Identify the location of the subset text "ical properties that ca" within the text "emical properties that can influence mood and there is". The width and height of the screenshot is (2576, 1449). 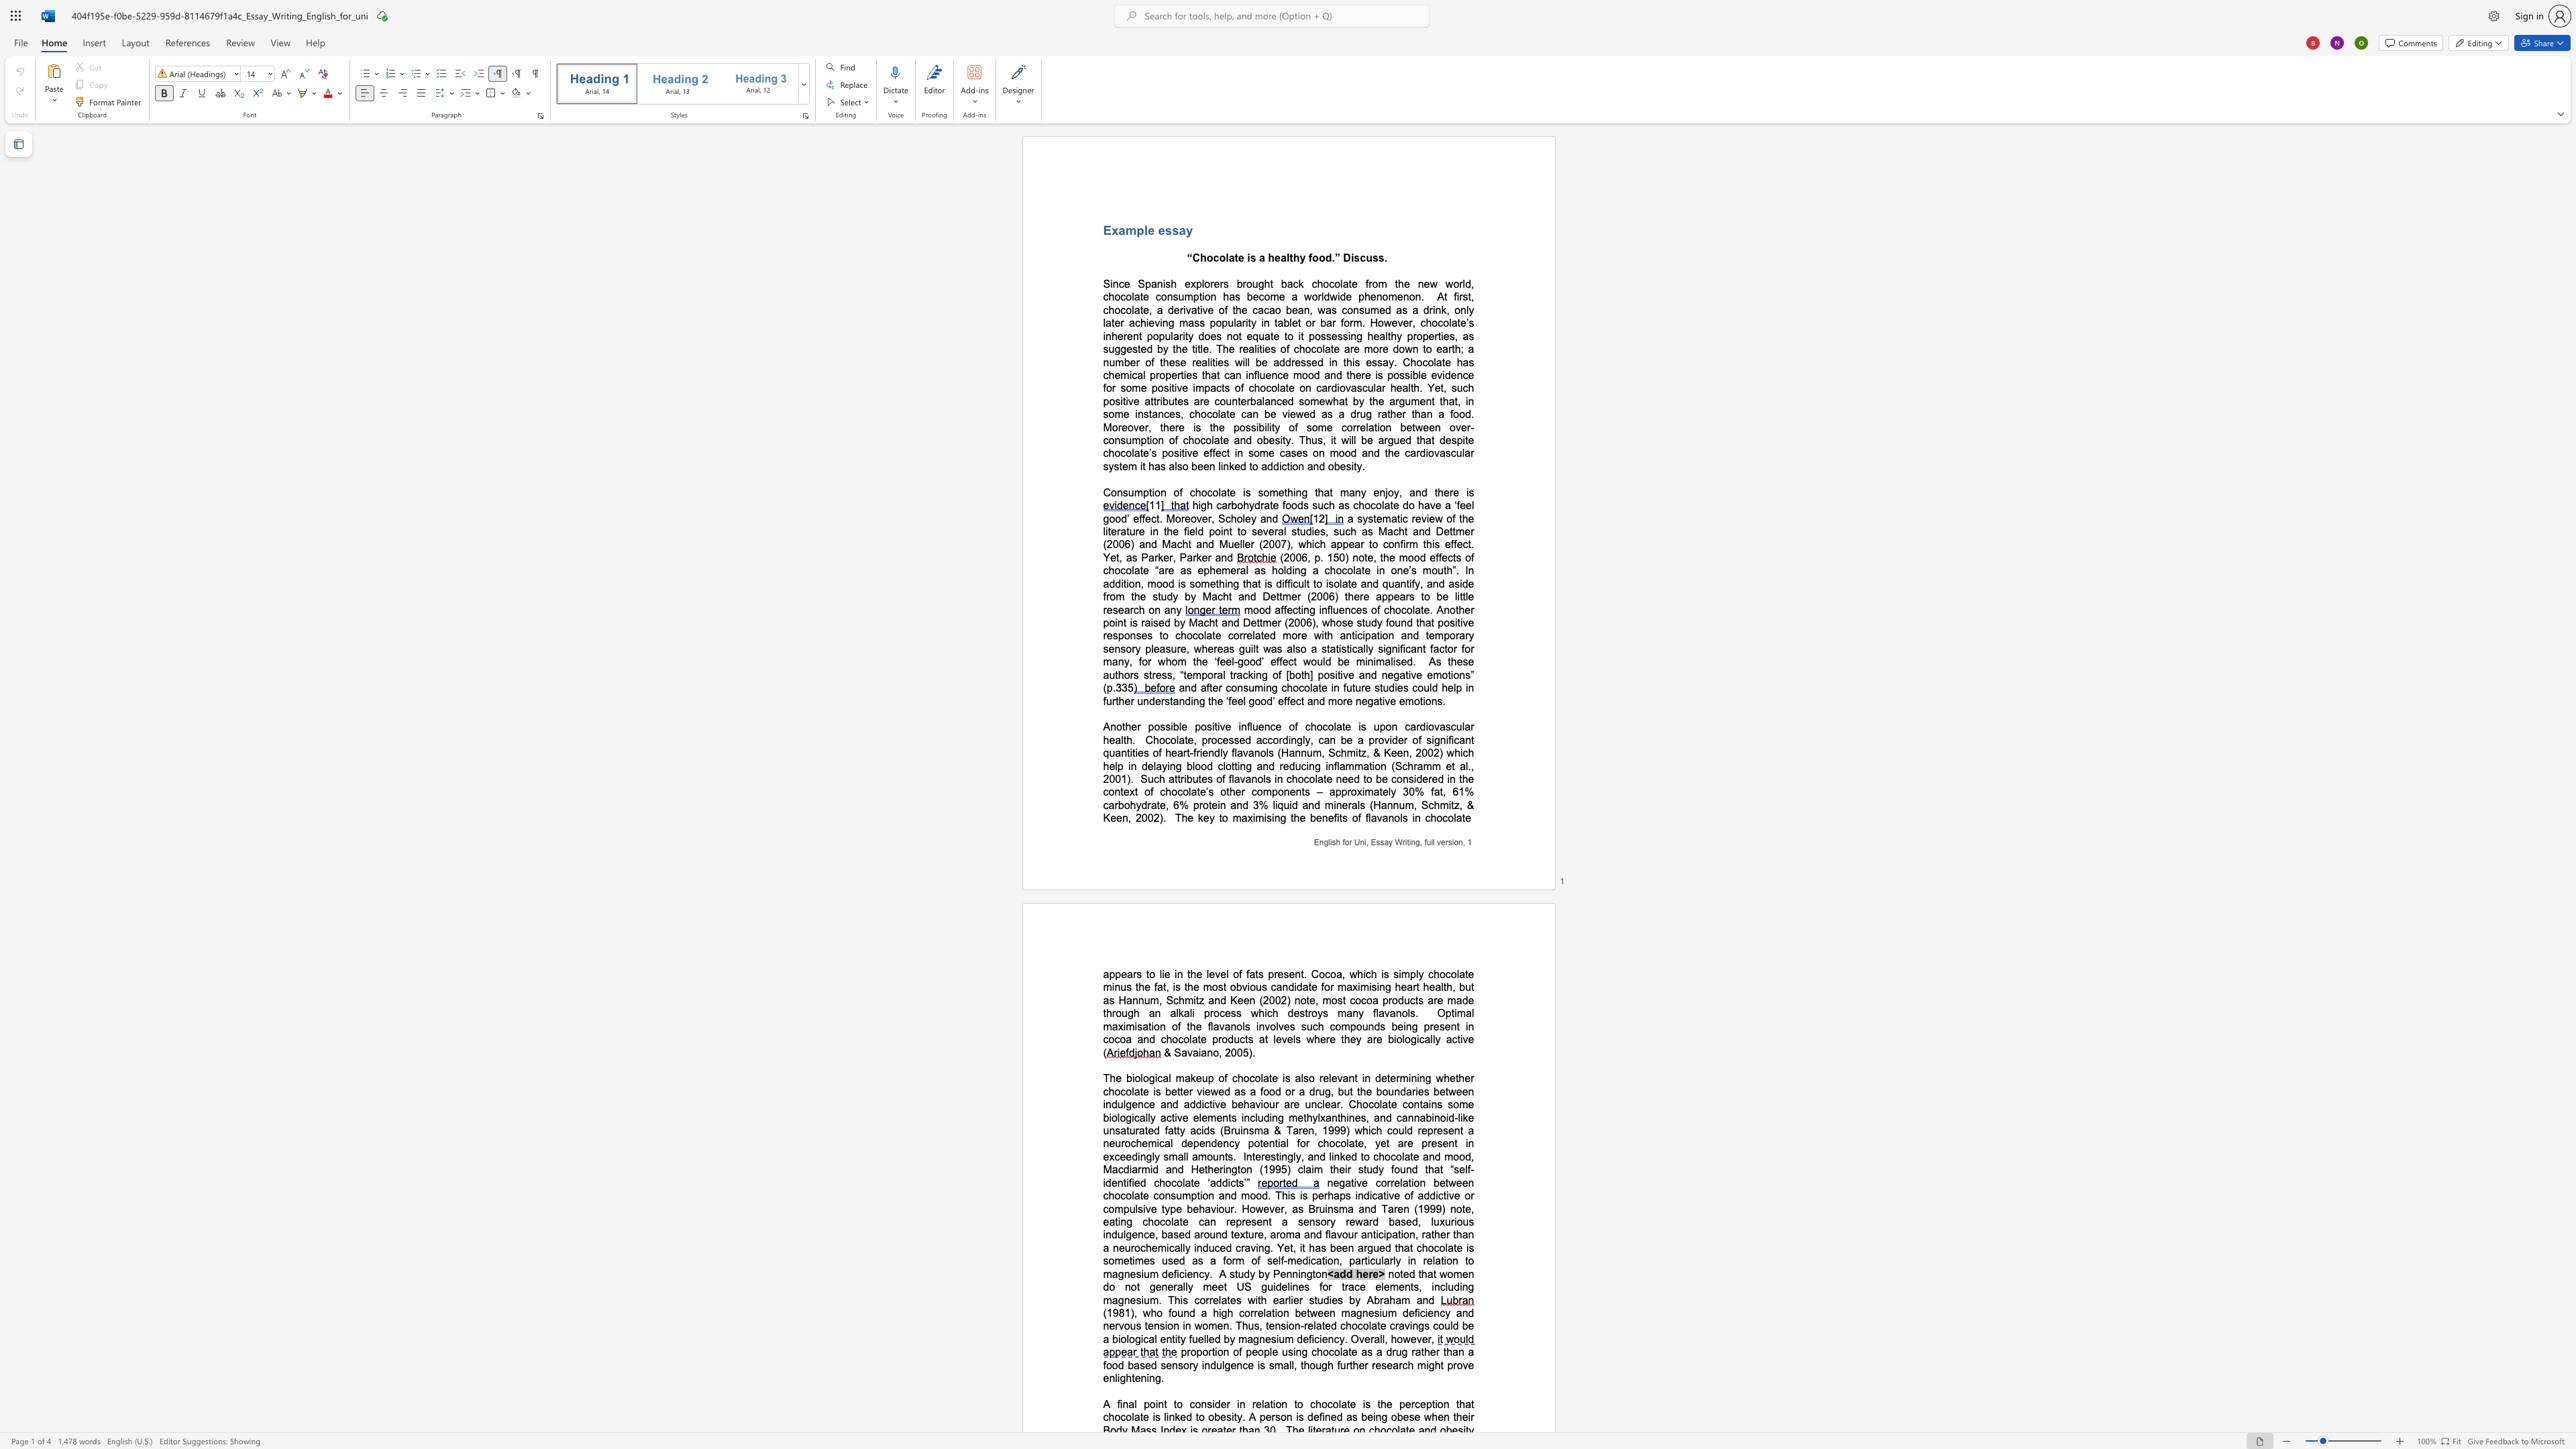
(1128, 374).